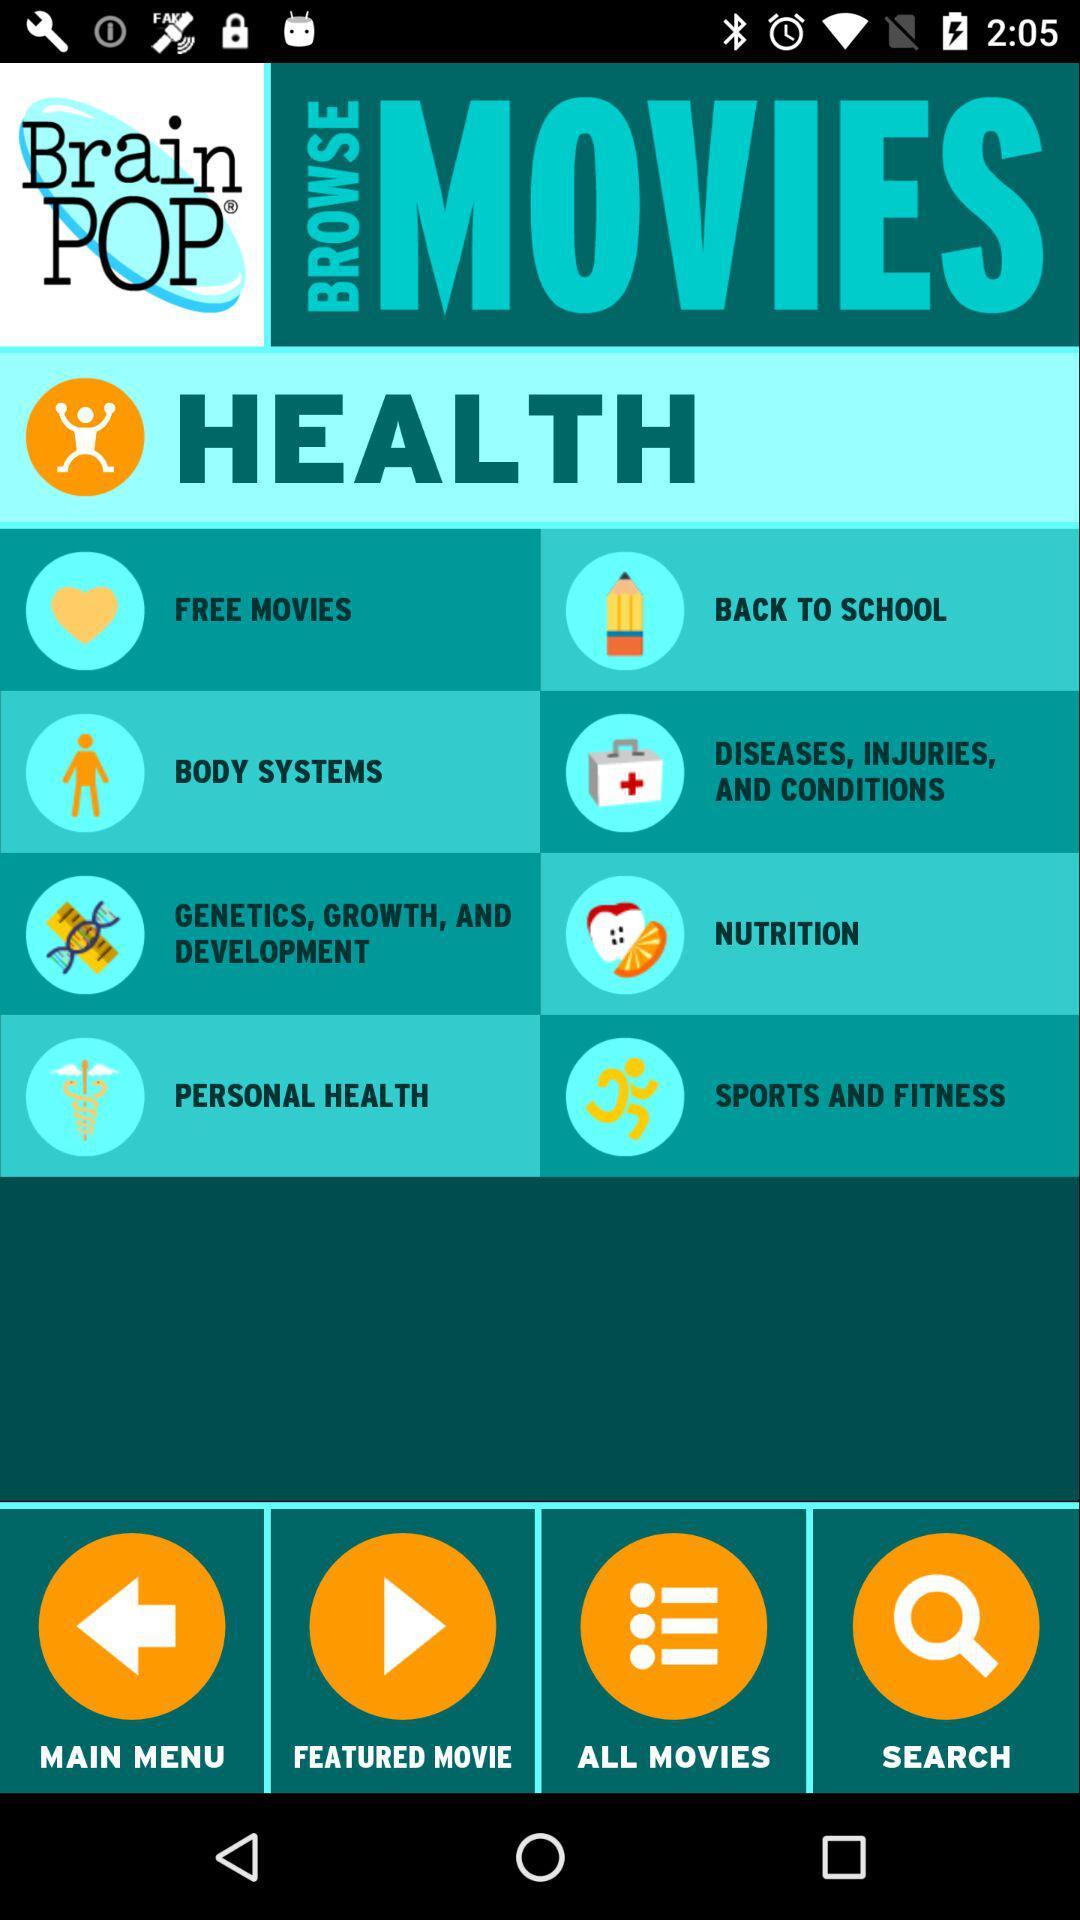 The image size is (1080, 1920). Describe the element at coordinates (623, 936) in the screenshot. I see `icon to the left of nutrition app` at that location.